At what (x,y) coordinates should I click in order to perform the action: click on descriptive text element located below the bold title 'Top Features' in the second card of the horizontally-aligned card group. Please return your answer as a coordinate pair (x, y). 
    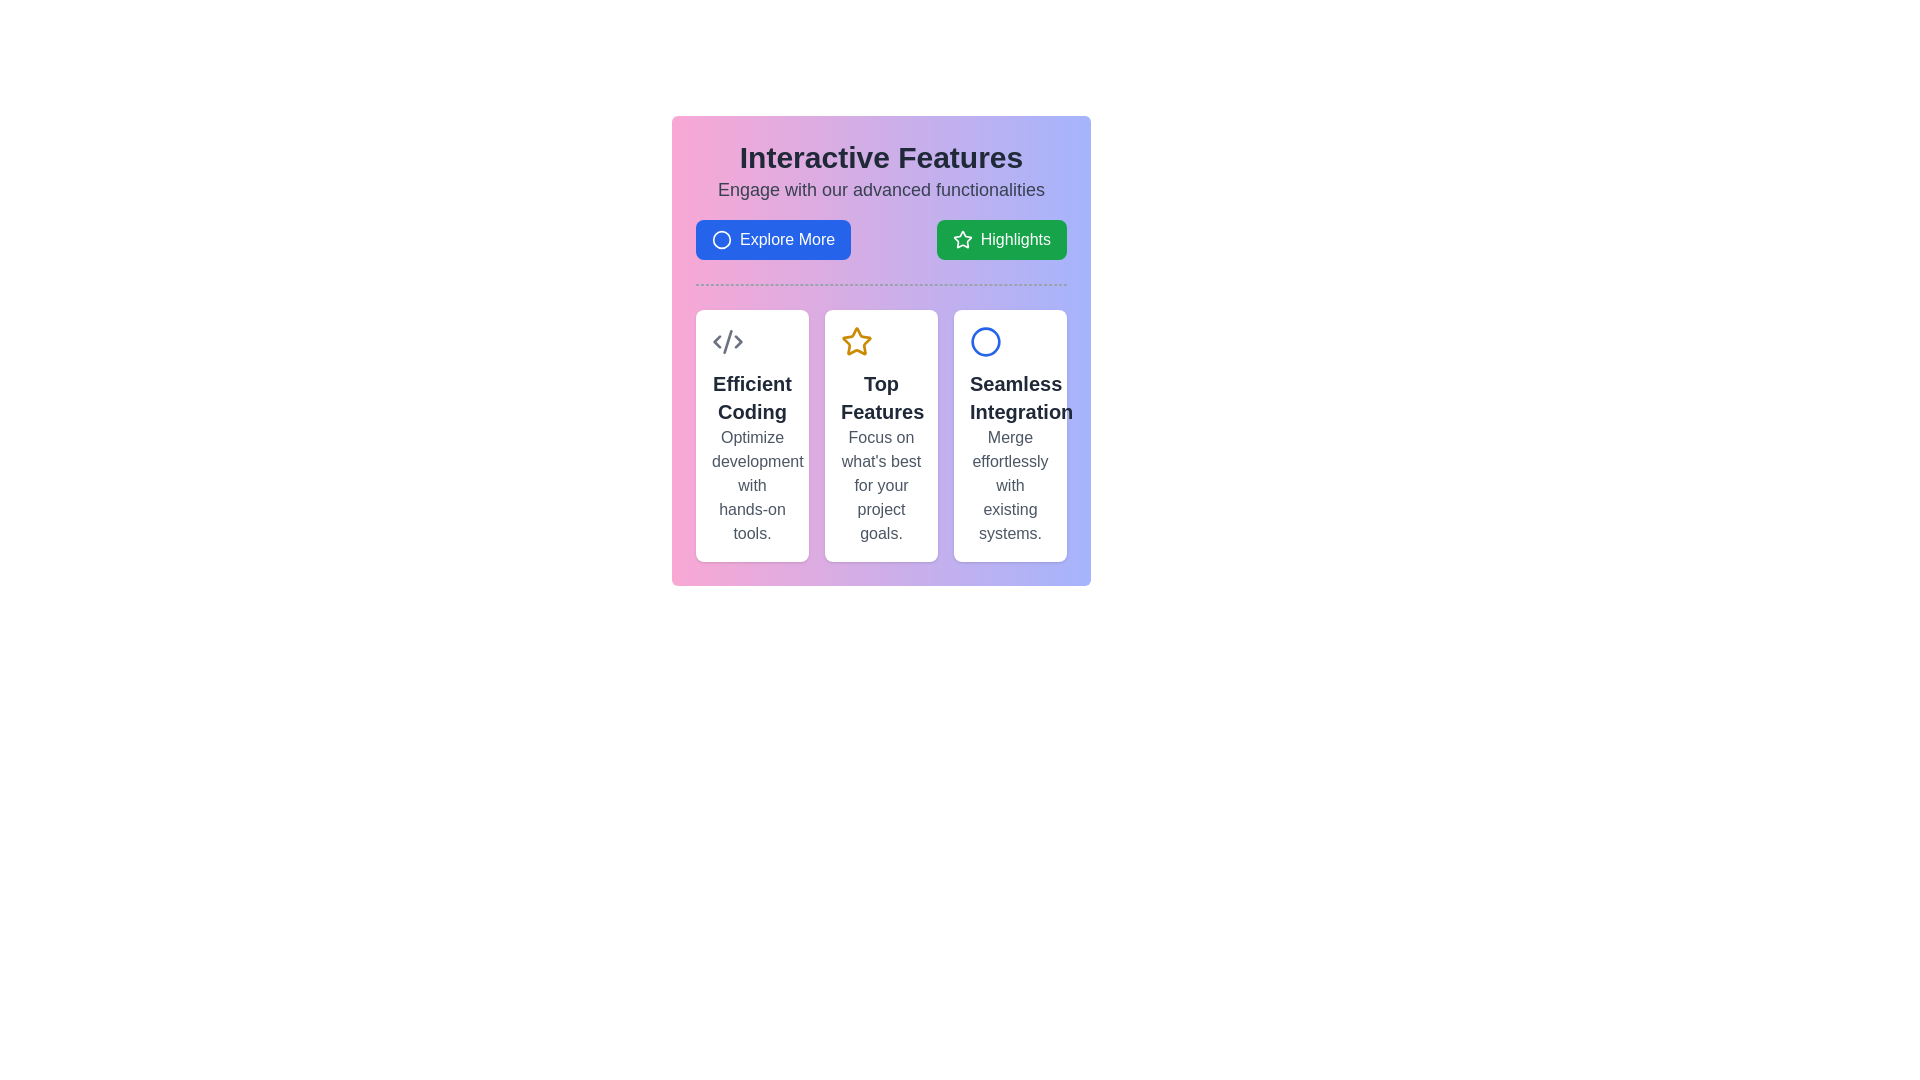
    Looking at the image, I should click on (880, 486).